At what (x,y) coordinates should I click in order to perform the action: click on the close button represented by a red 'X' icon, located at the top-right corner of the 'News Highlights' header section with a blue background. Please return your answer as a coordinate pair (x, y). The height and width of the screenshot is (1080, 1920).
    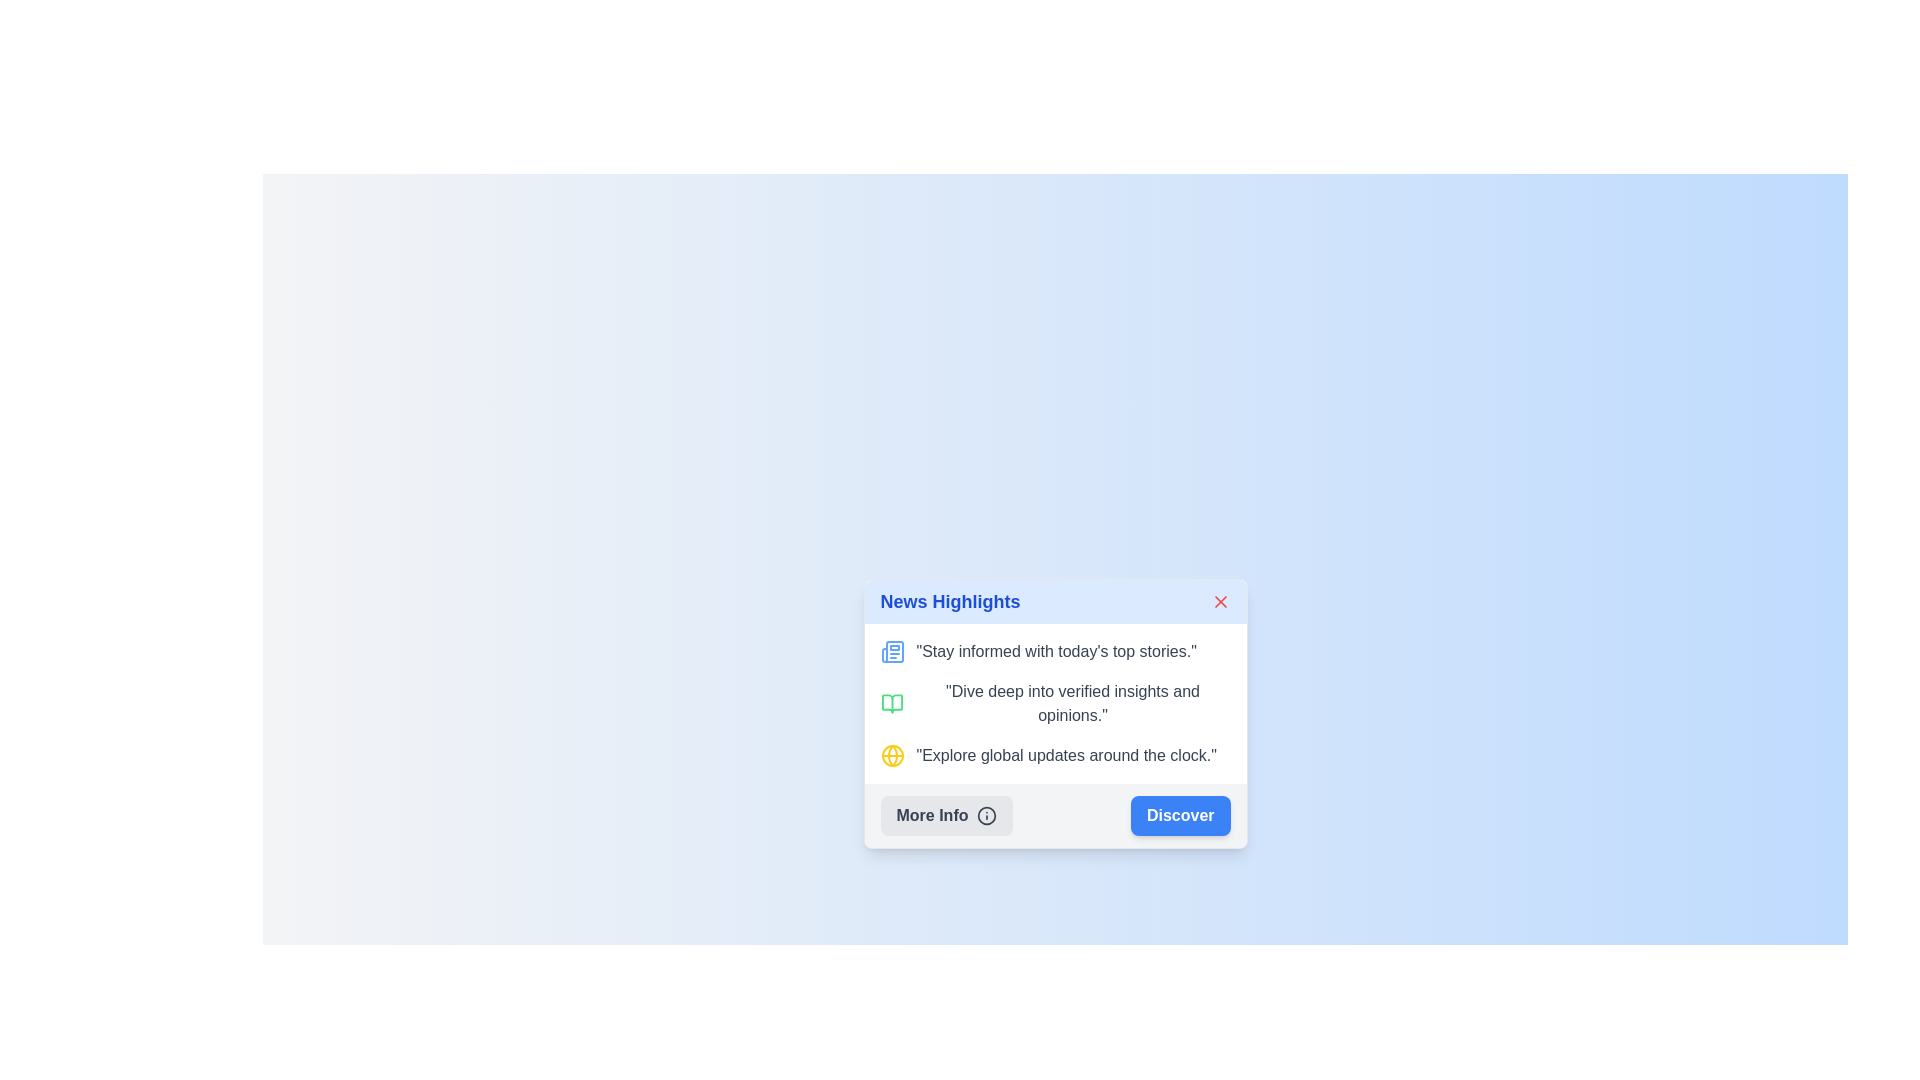
    Looking at the image, I should click on (1219, 600).